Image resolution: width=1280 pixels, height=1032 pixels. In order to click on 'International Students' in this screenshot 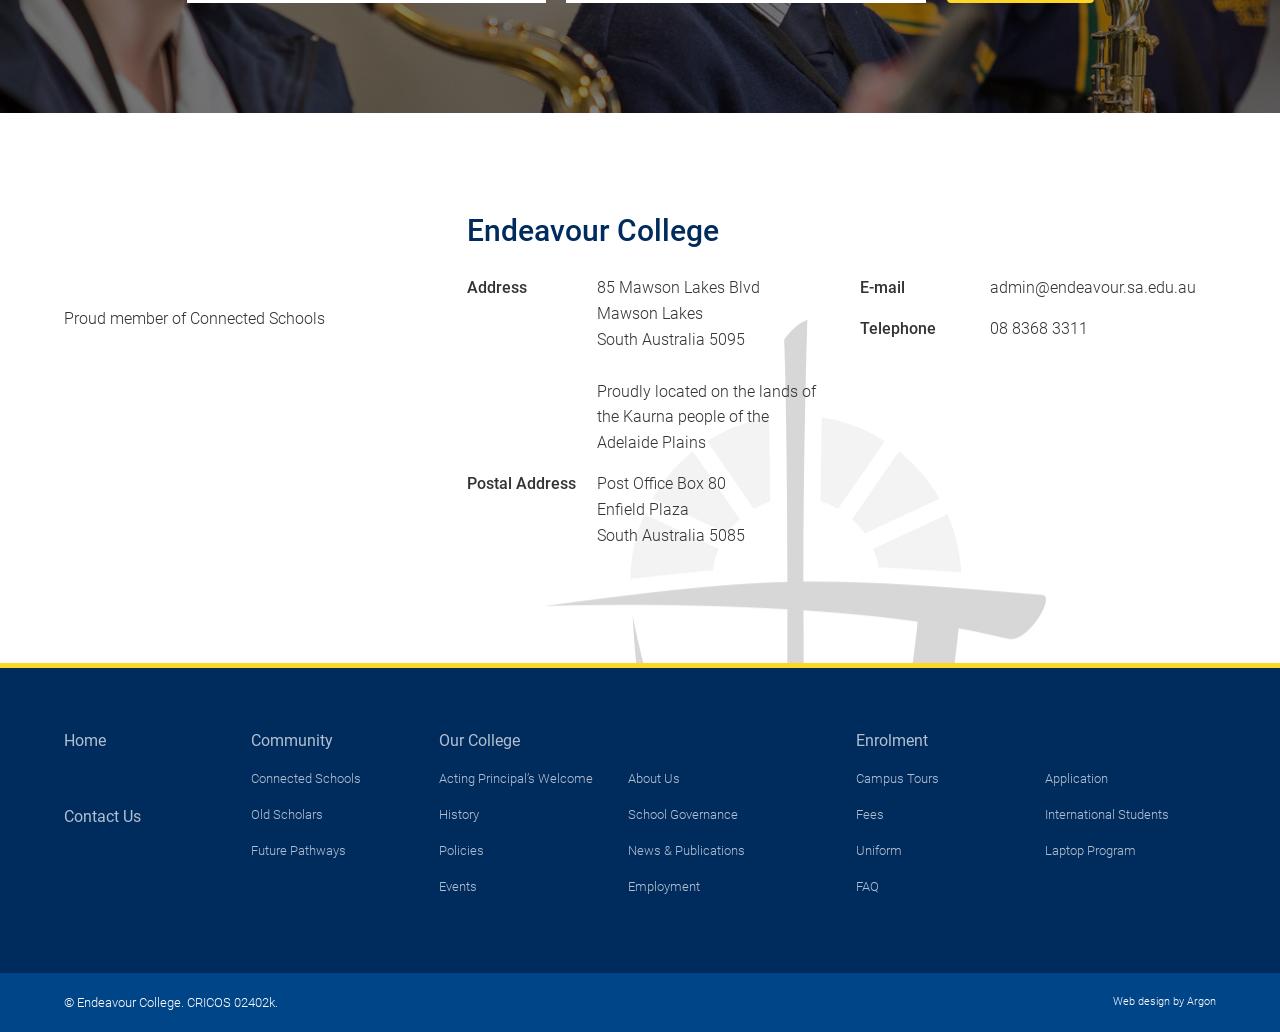, I will do `click(1105, 814)`.